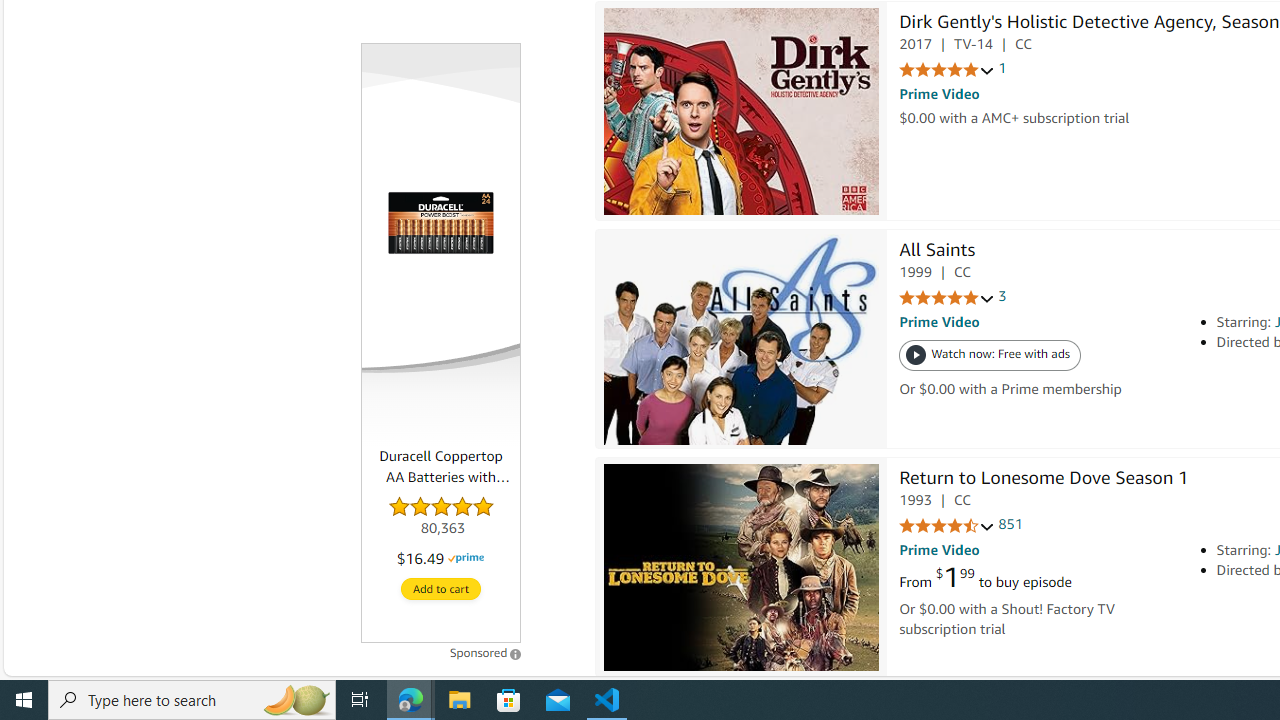 Image resolution: width=1280 pixels, height=720 pixels. What do you see at coordinates (985, 578) in the screenshot?
I see `'From $1.99 to buy episode'` at bounding box center [985, 578].